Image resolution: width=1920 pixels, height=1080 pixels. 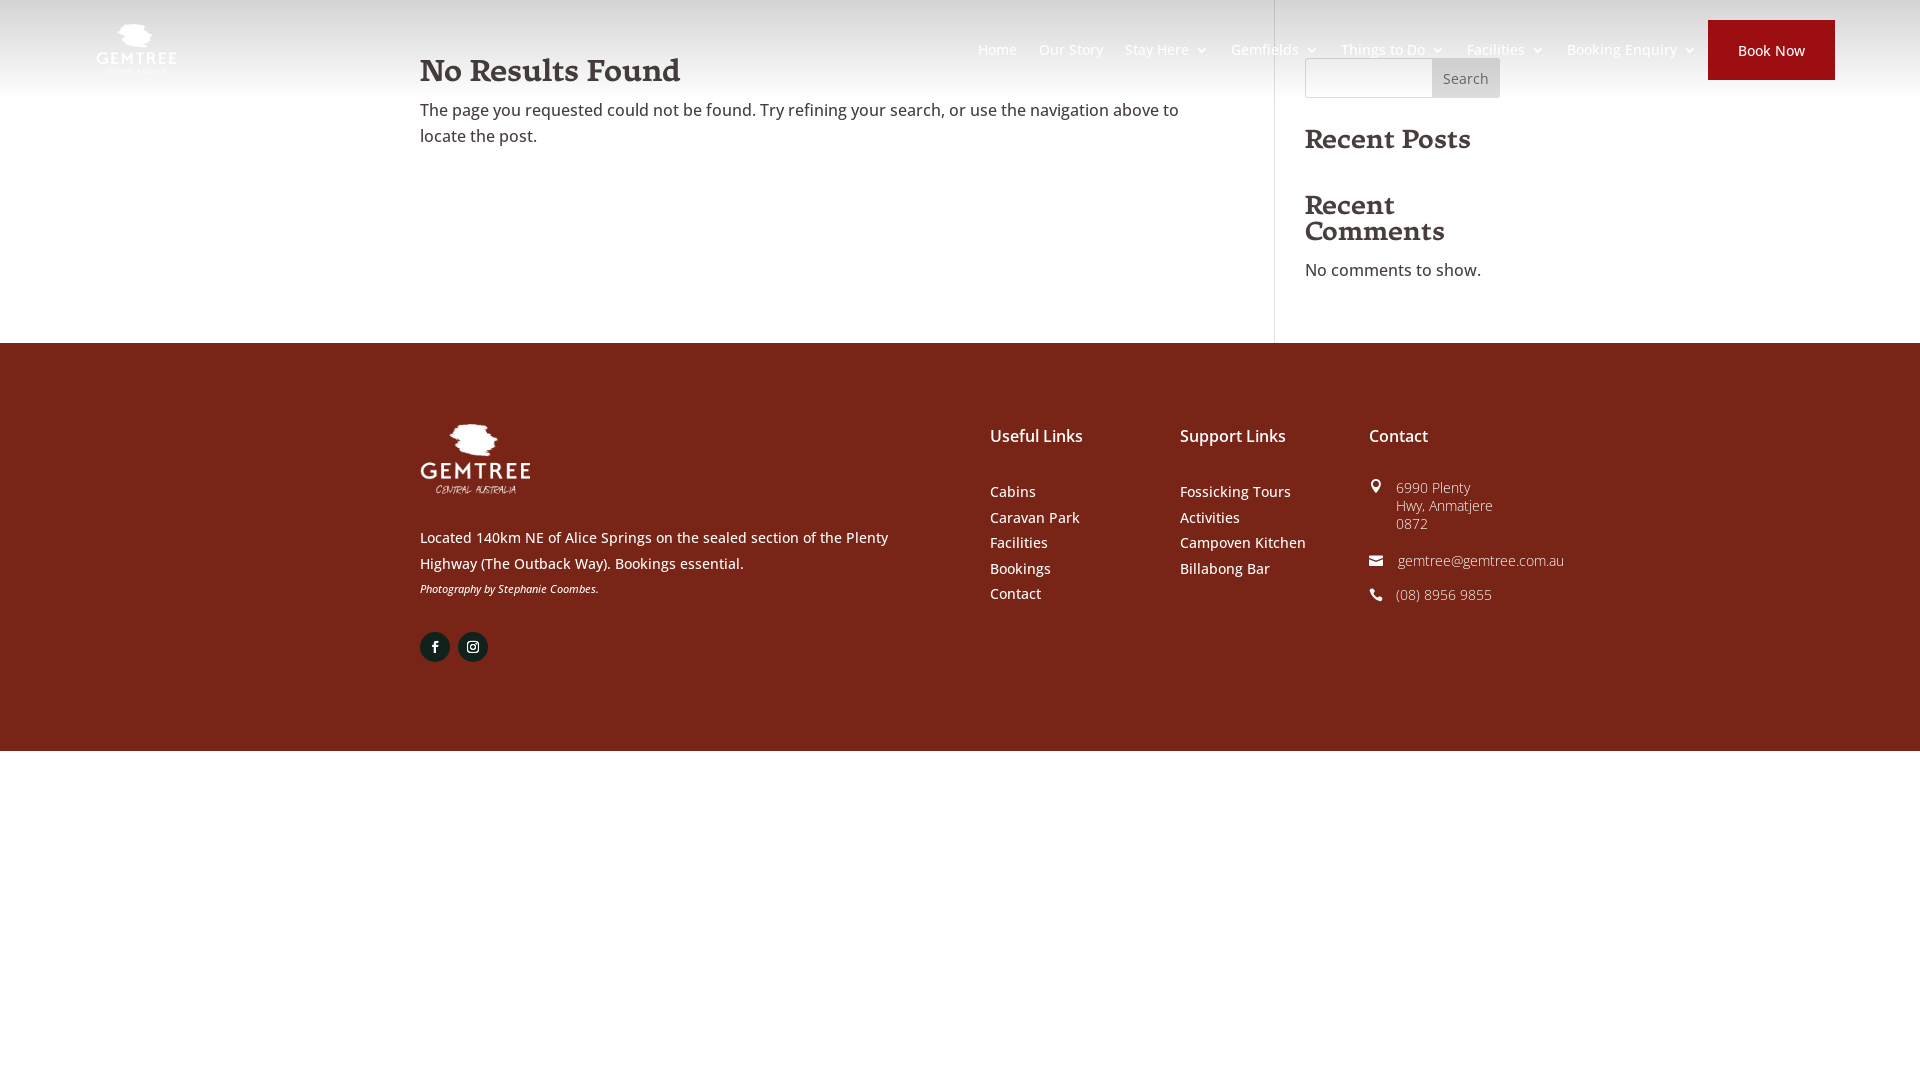 I want to click on 'Things to Do', so click(x=1340, y=49).